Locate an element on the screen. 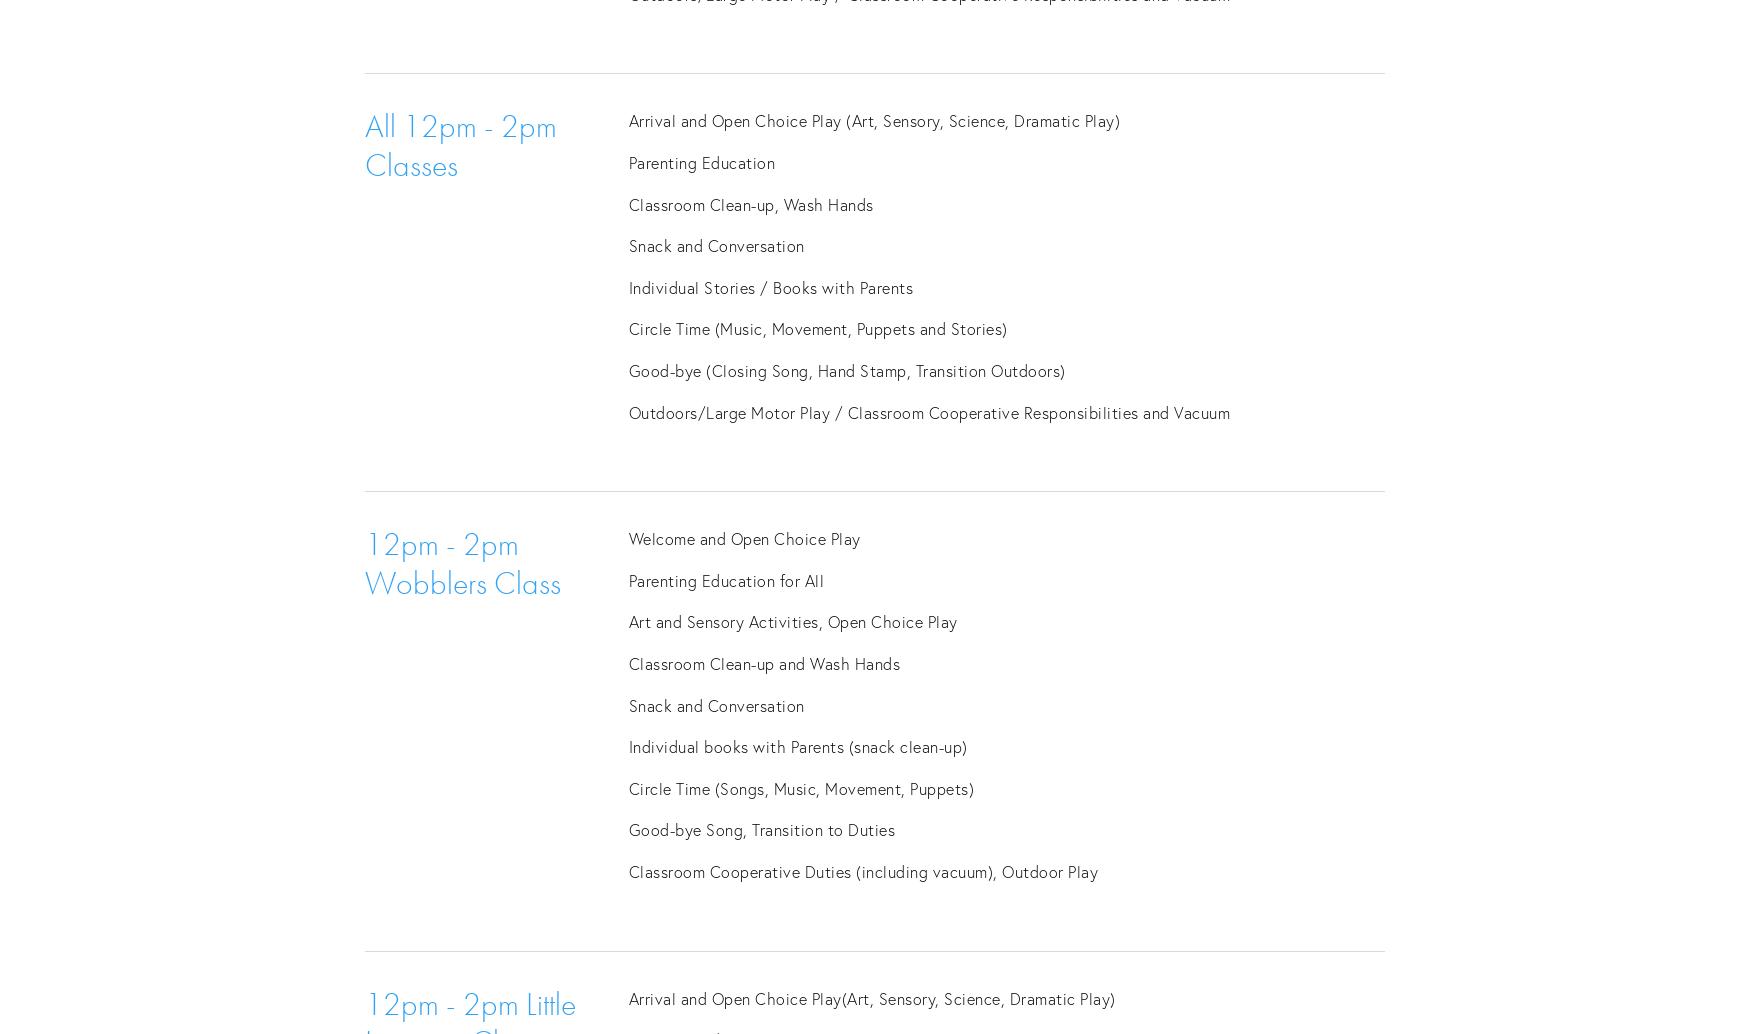 The image size is (1750, 1034). 'Individual books with Parents (snack clean-up)' is located at coordinates (798, 746).